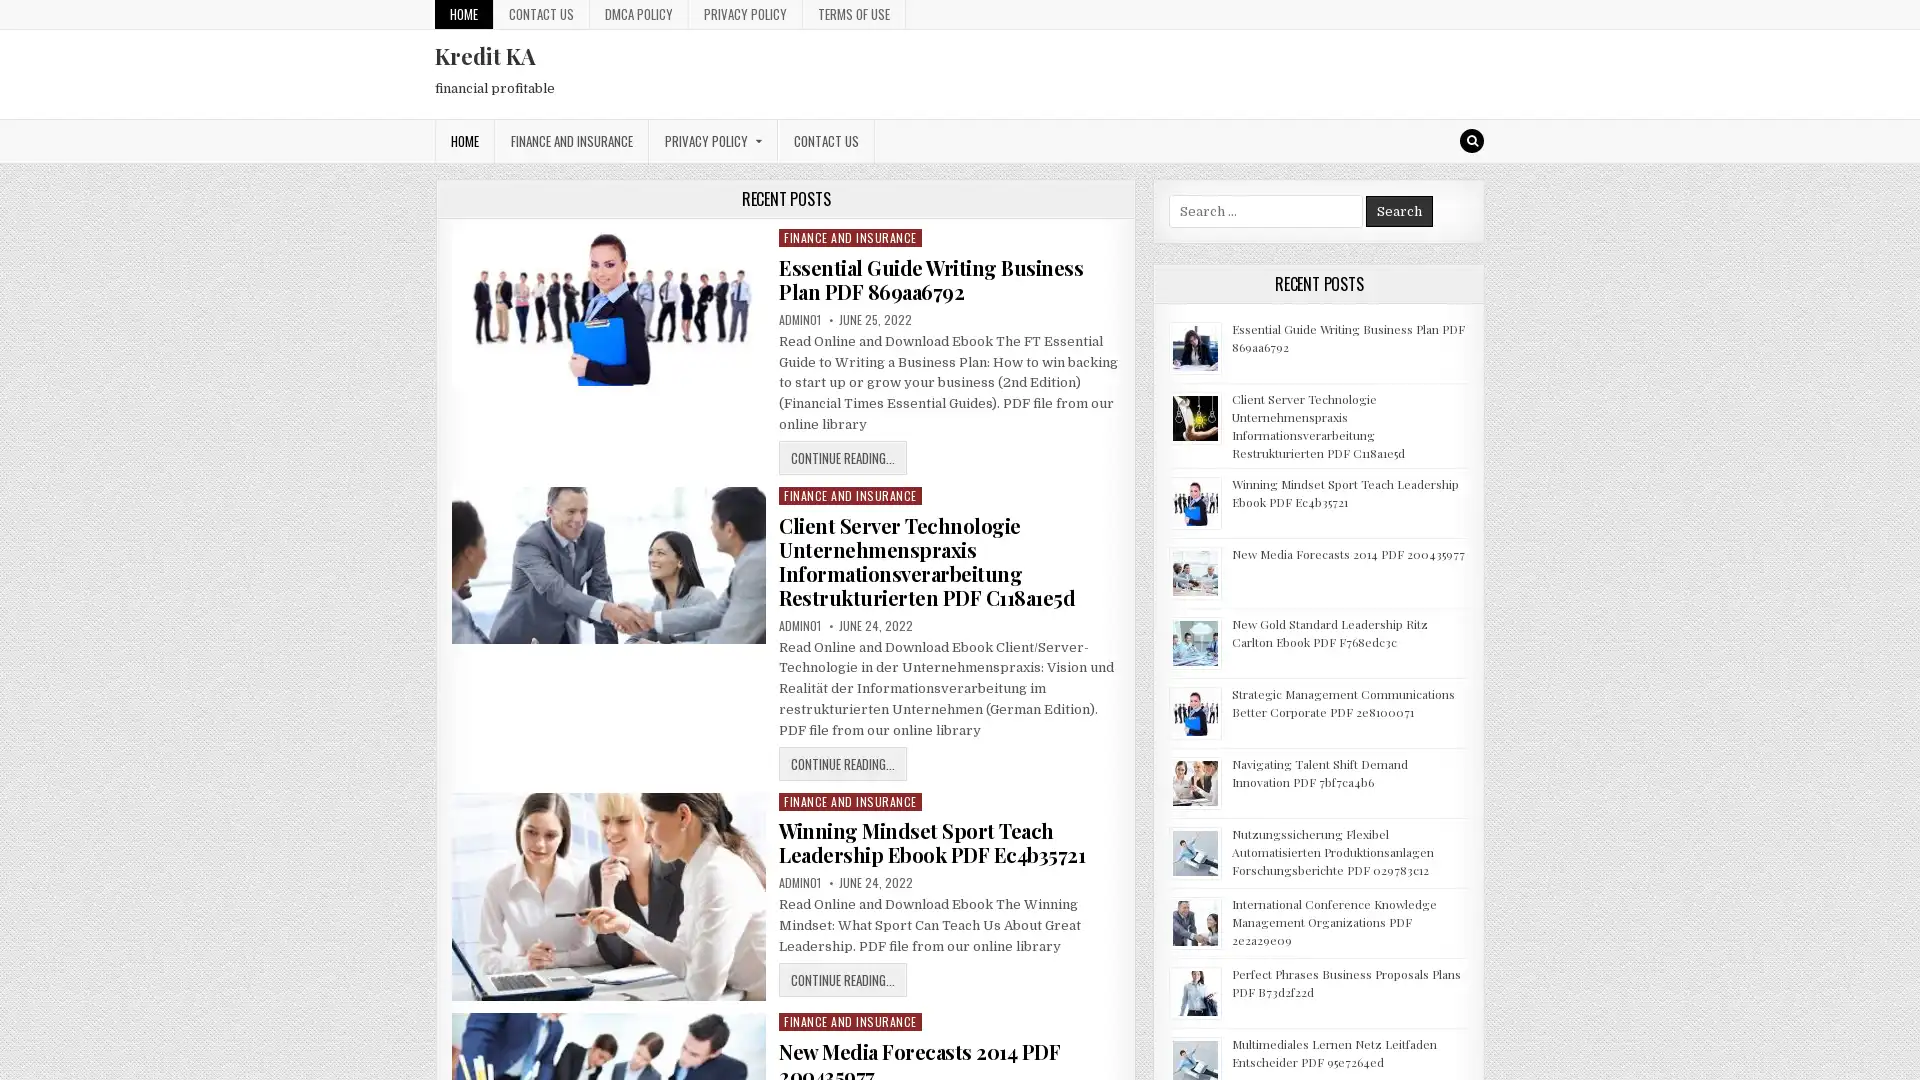 The height and width of the screenshot is (1080, 1920). Describe the element at coordinates (1398, 211) in the screenshot. I see `Search` at that location.